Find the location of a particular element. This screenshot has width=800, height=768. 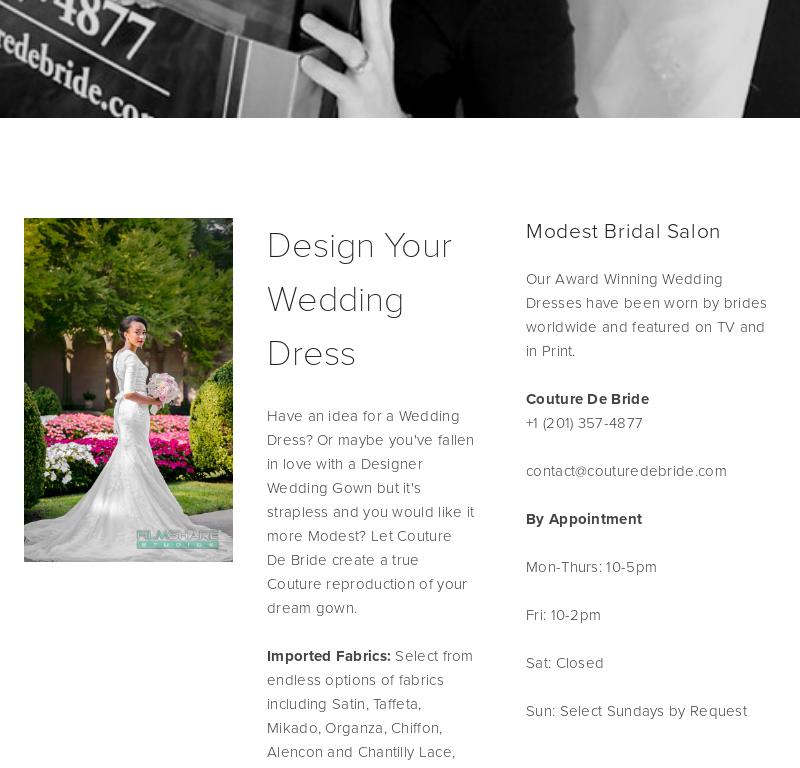

'+1 (201) 357-4877' is located at coordinates (583, 422).